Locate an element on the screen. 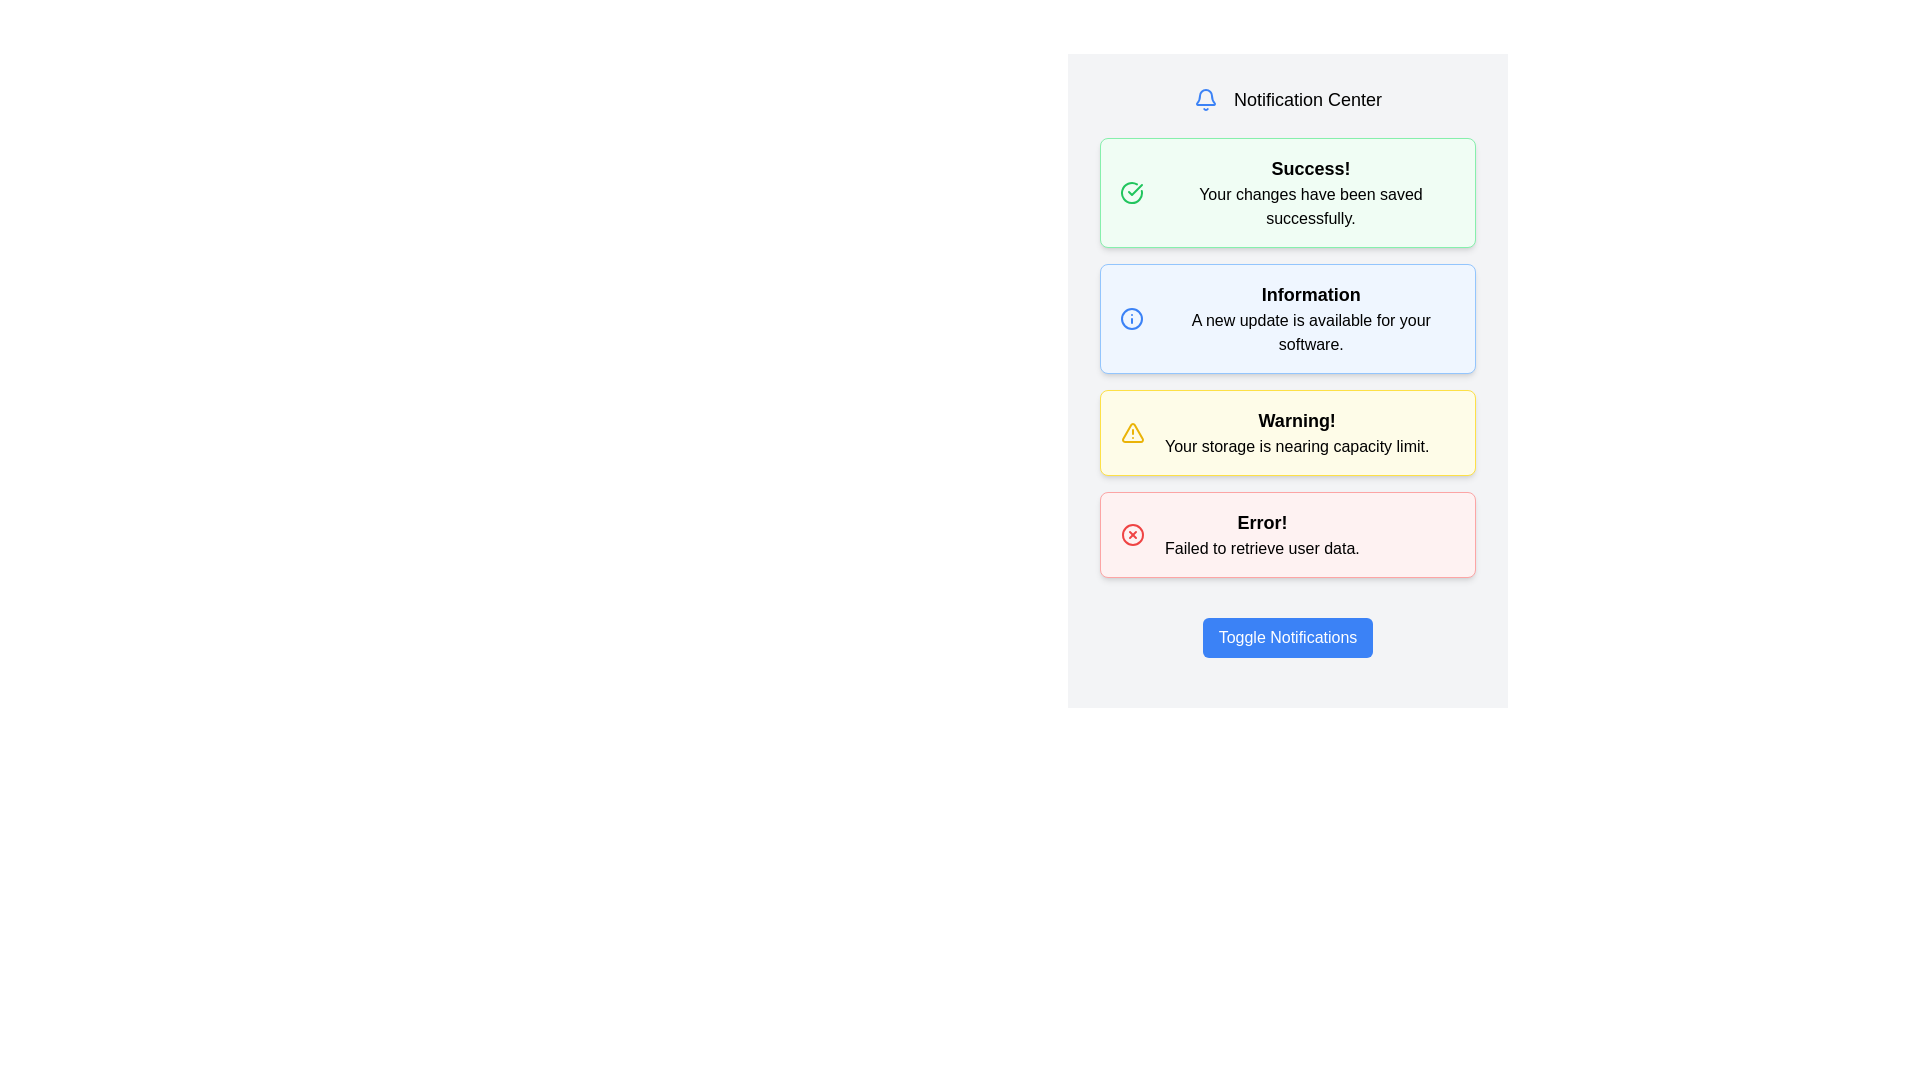  the warning icon located in the third notification card labeled 'Warning! Your storage is nearing capacity limit.' to acknowledge the warning is located at coordinates (1132, 431).